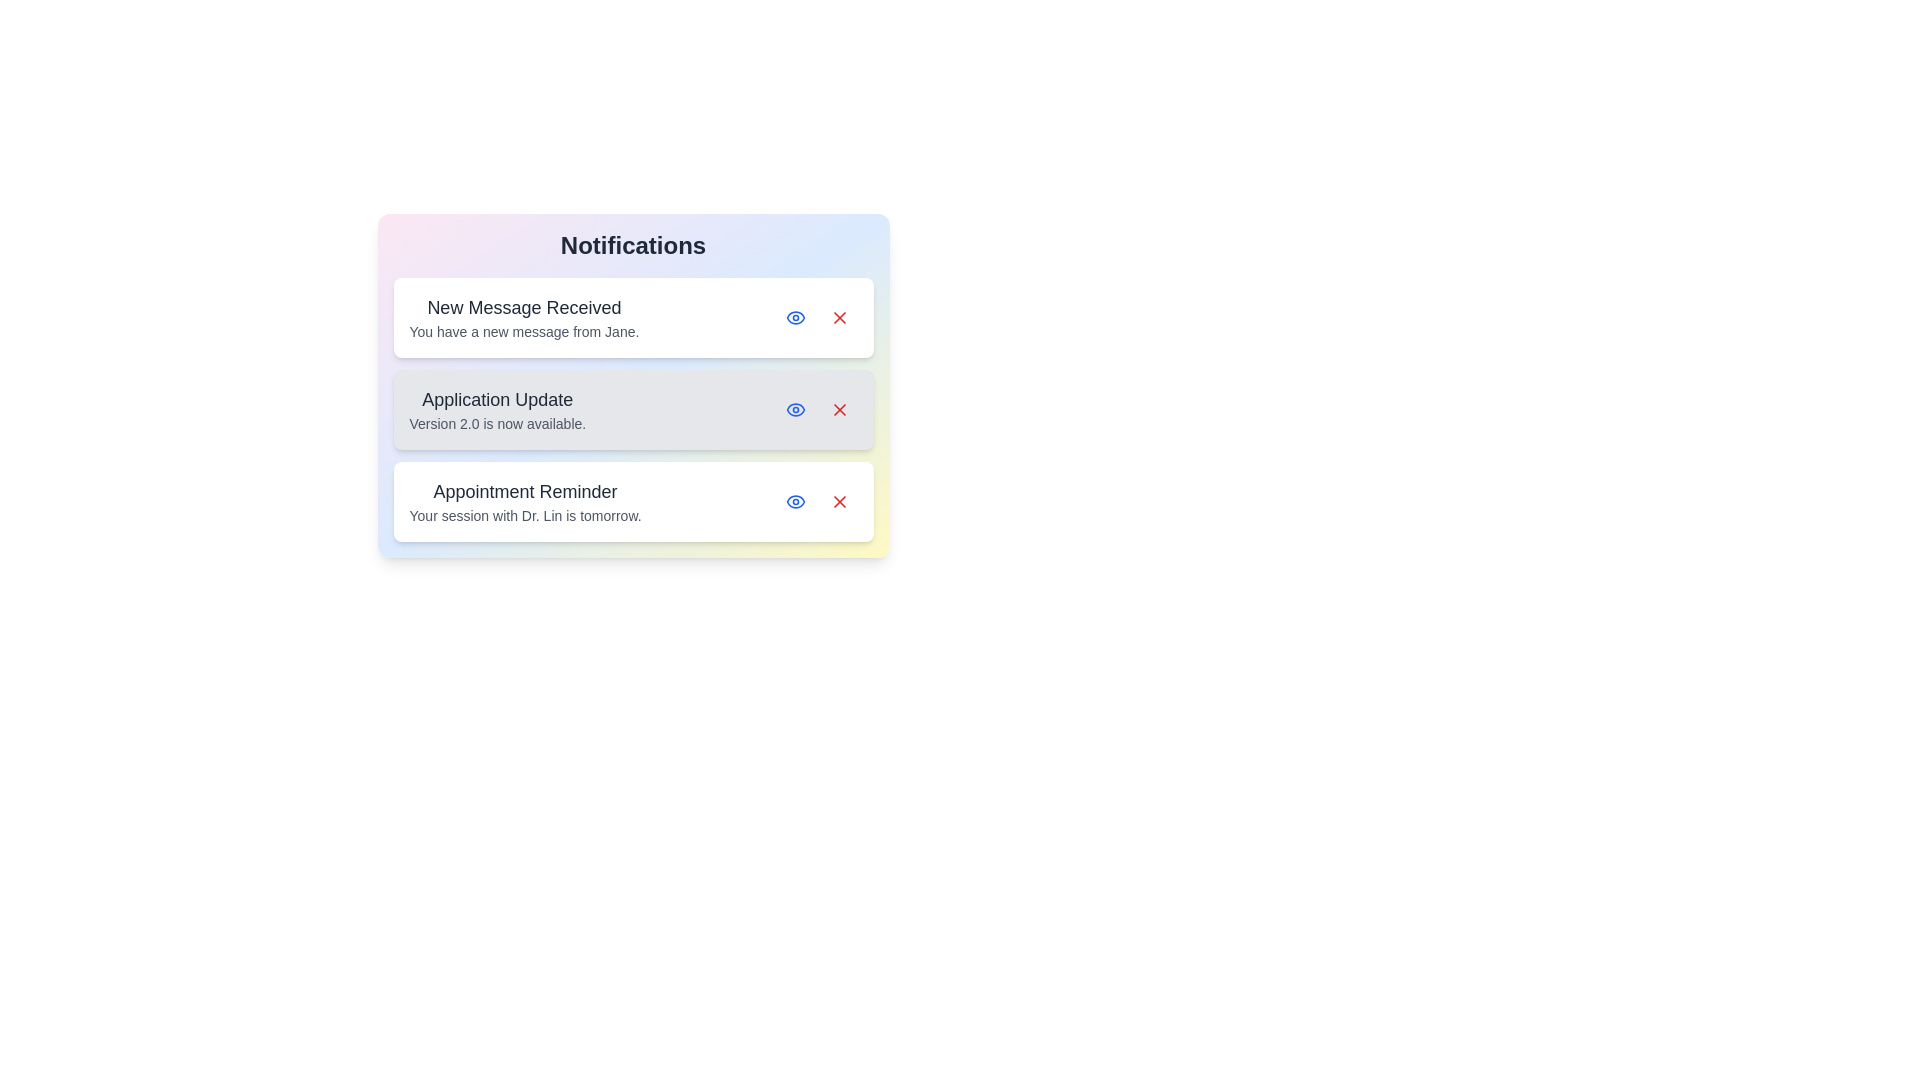 The height and width of the screenshot is (1080, 1920). I want to click on the 'eye' icon button corresponding to the notification with the title 'New Message Received', so click(794, 316).